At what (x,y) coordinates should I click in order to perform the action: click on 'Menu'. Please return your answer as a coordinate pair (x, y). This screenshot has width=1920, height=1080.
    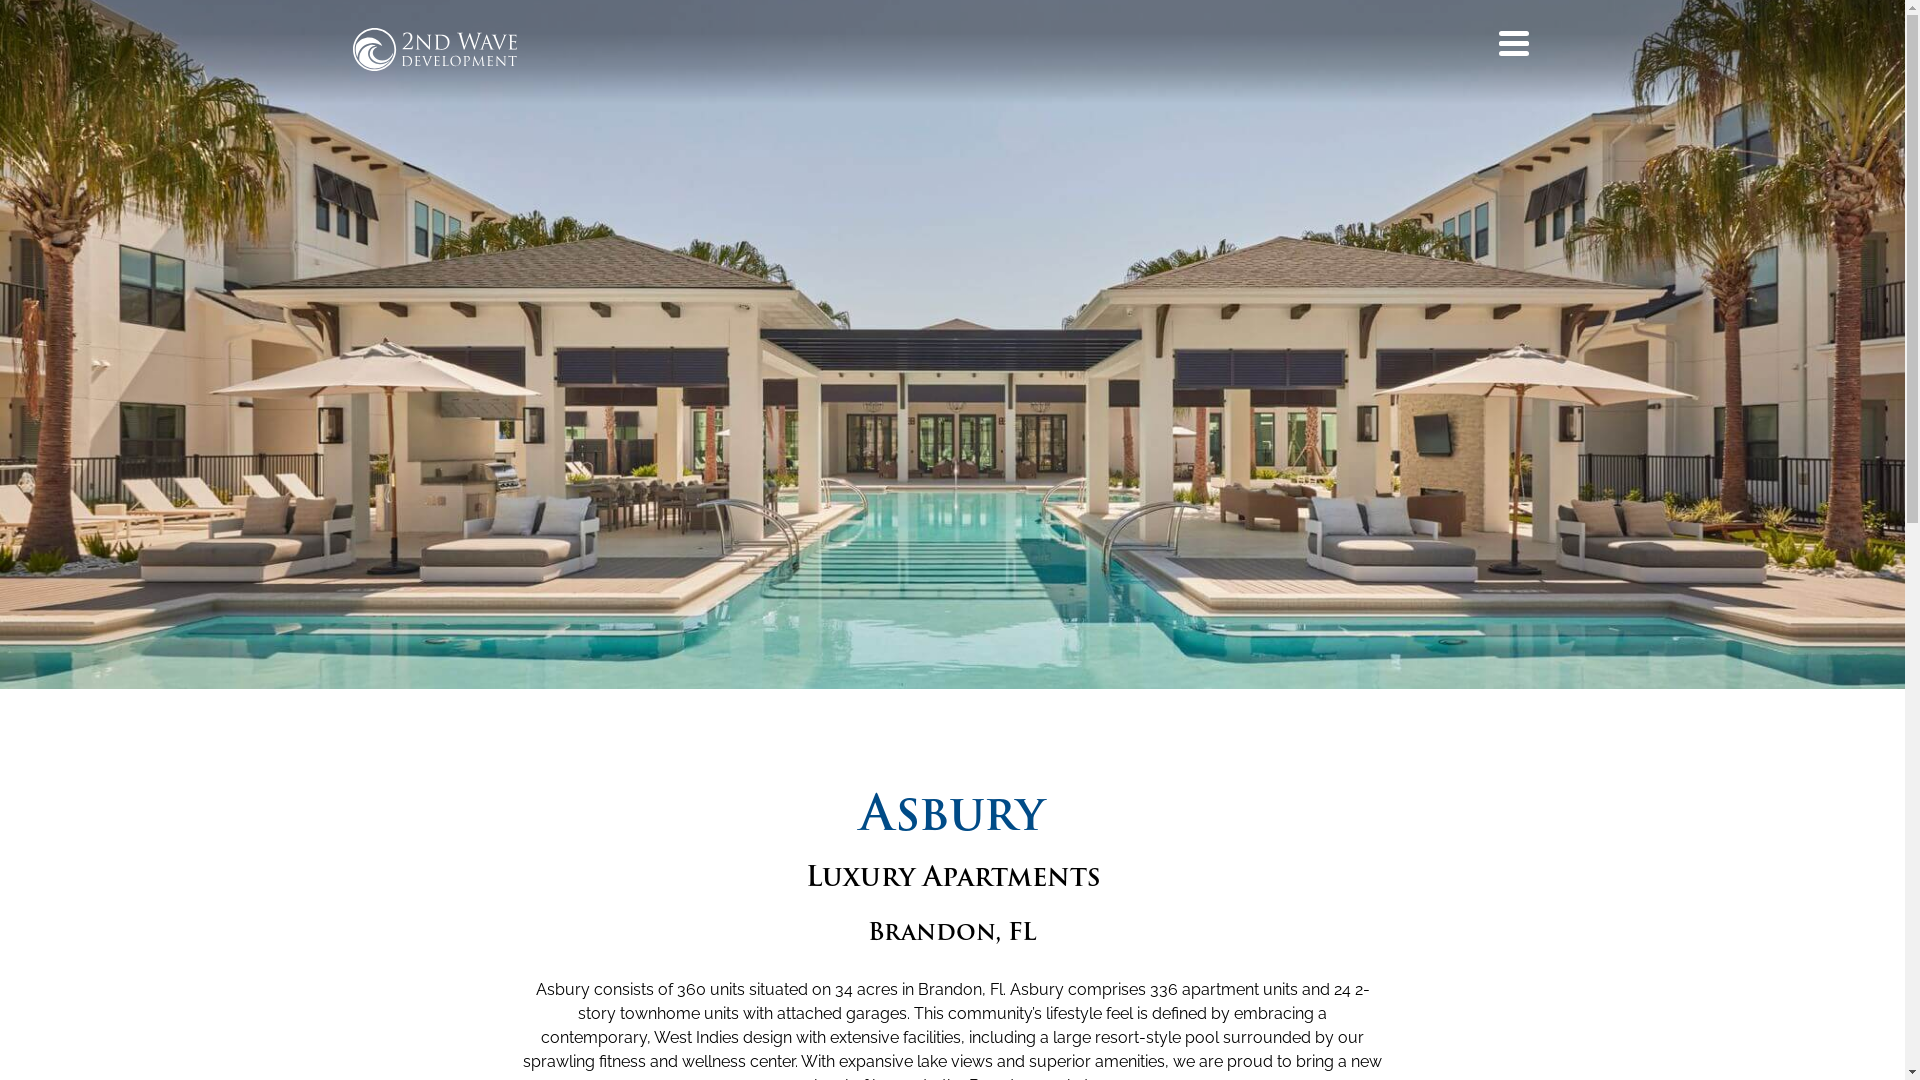
    Looking at the image, I should click on (1512, 43).